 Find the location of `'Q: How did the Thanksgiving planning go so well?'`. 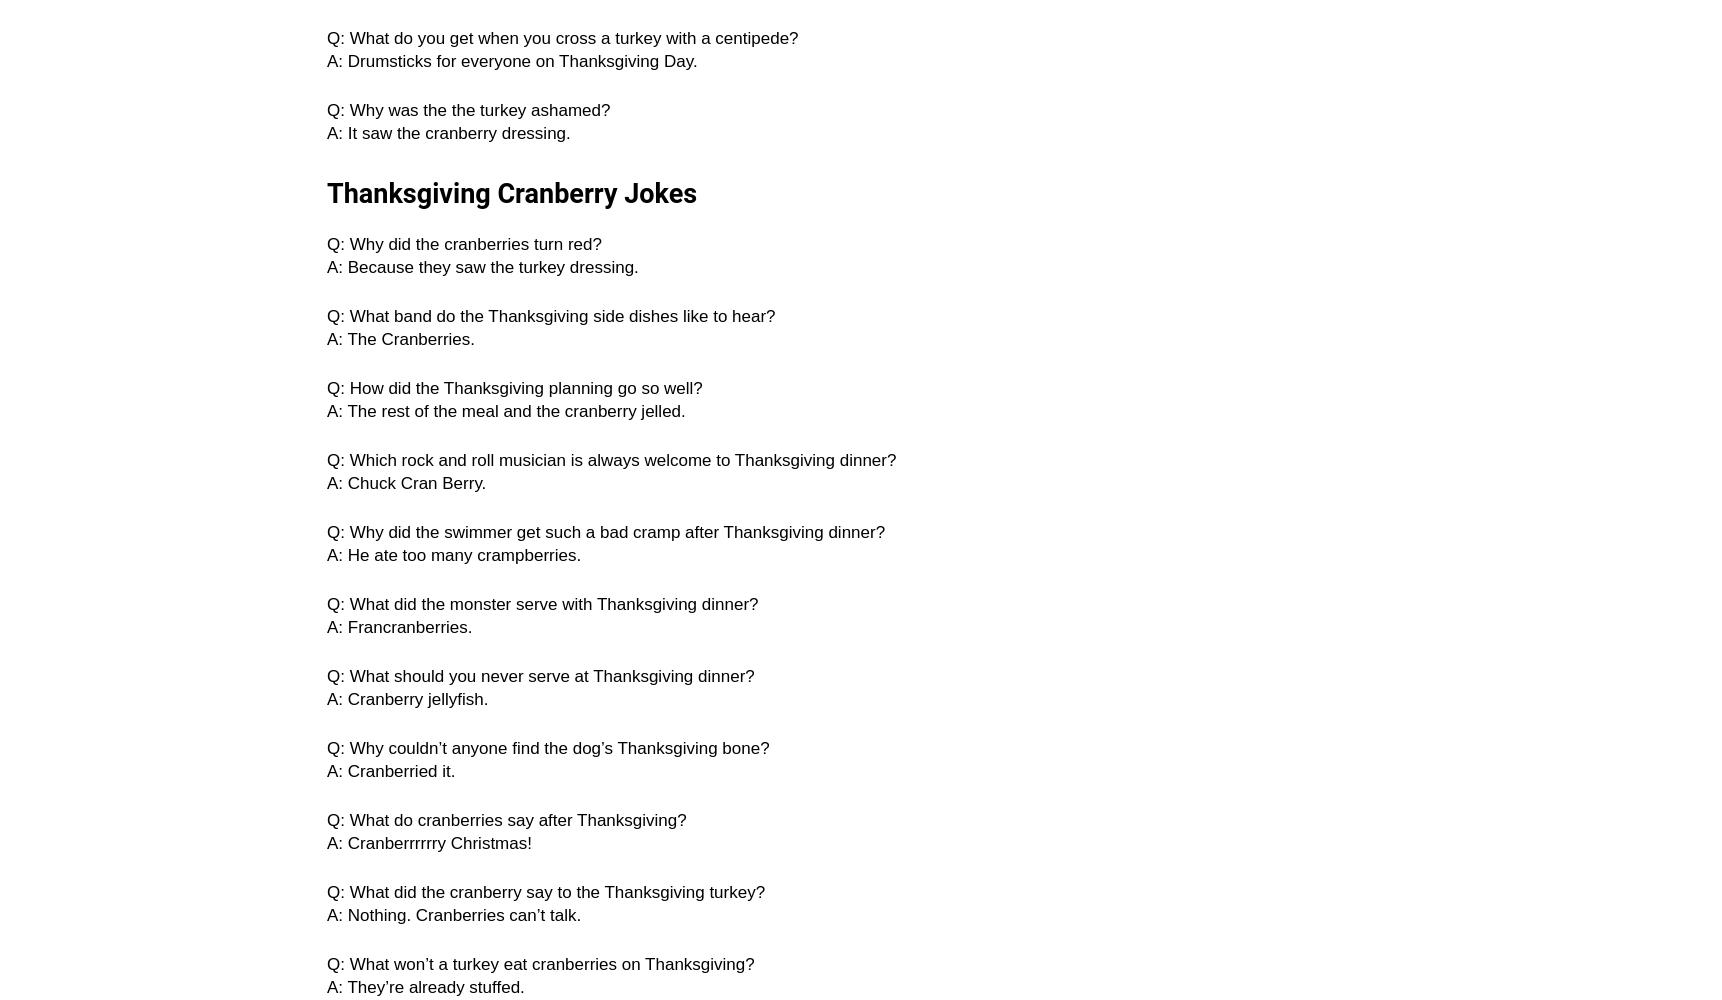

'Q: How did the Thanksgiving planning go so well?' is located at coordinates (514, 388).